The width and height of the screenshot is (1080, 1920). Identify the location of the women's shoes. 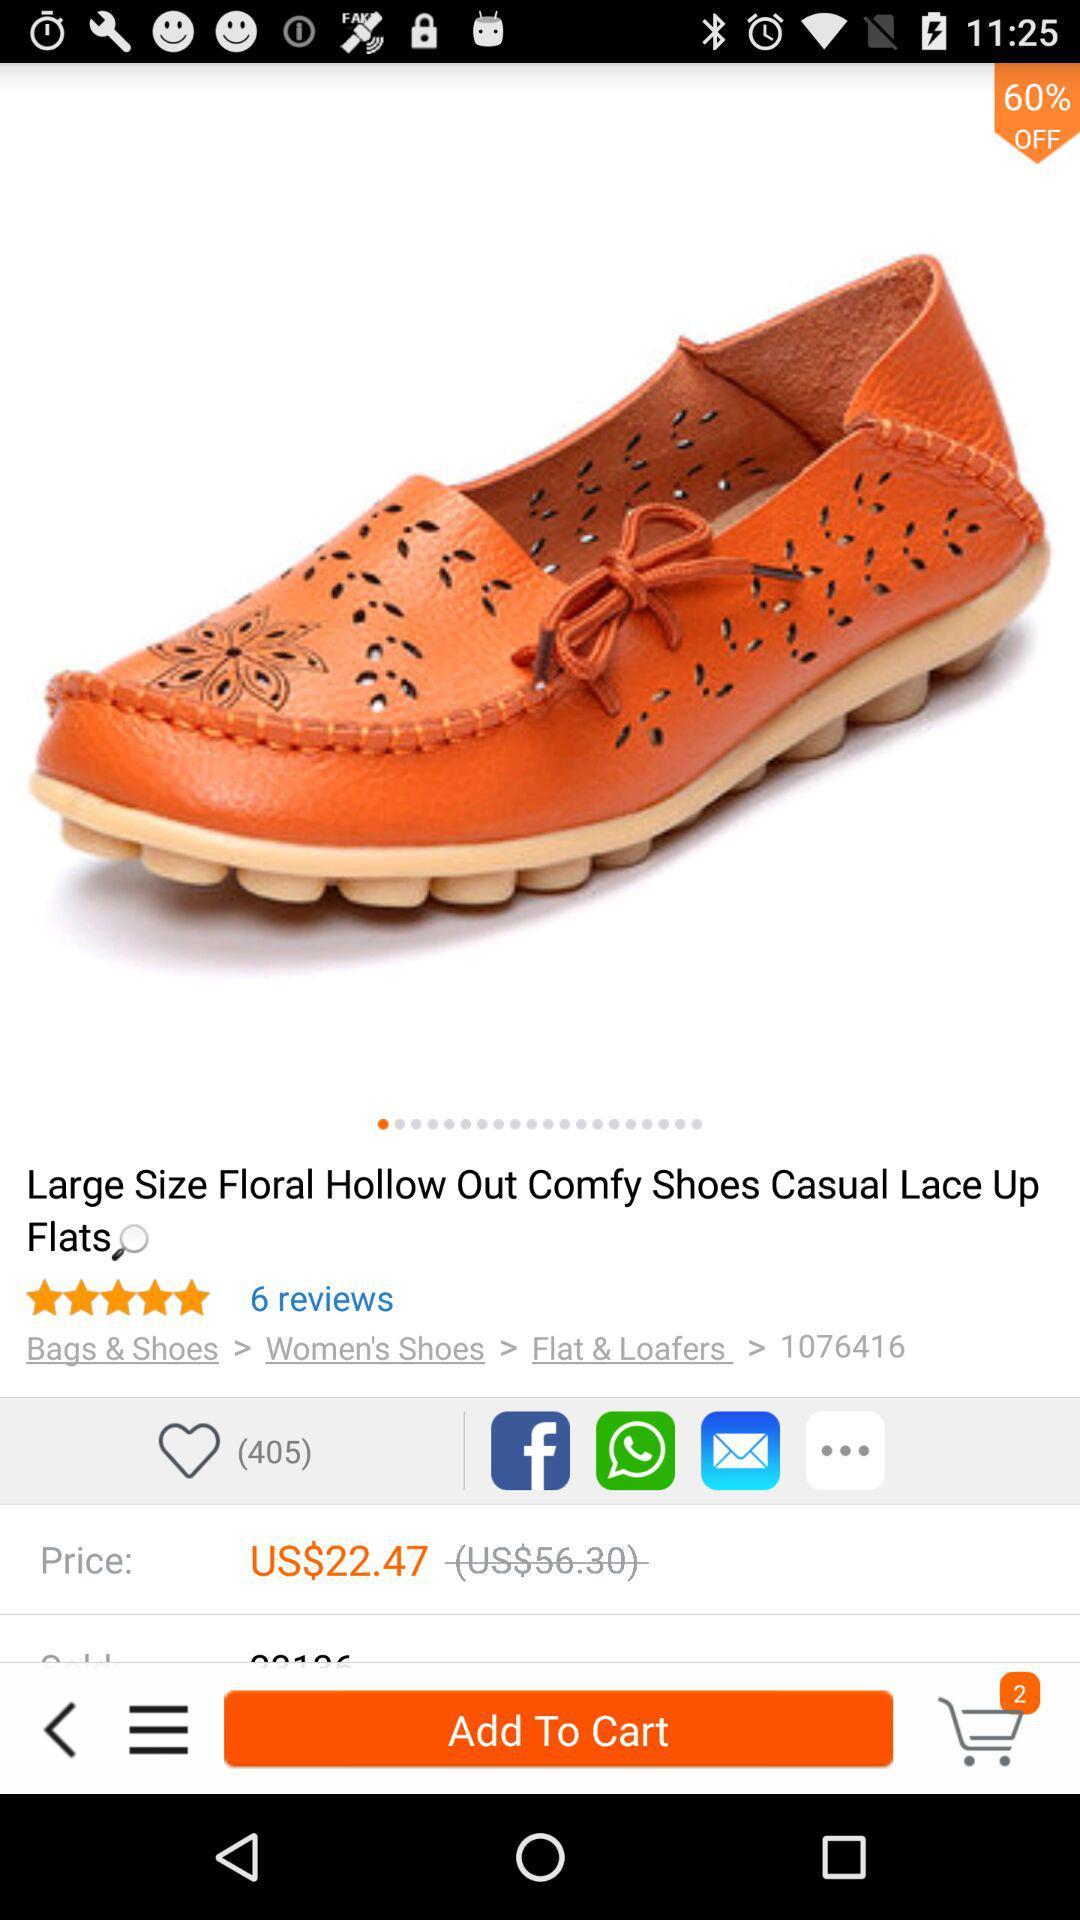
(375, 1347).